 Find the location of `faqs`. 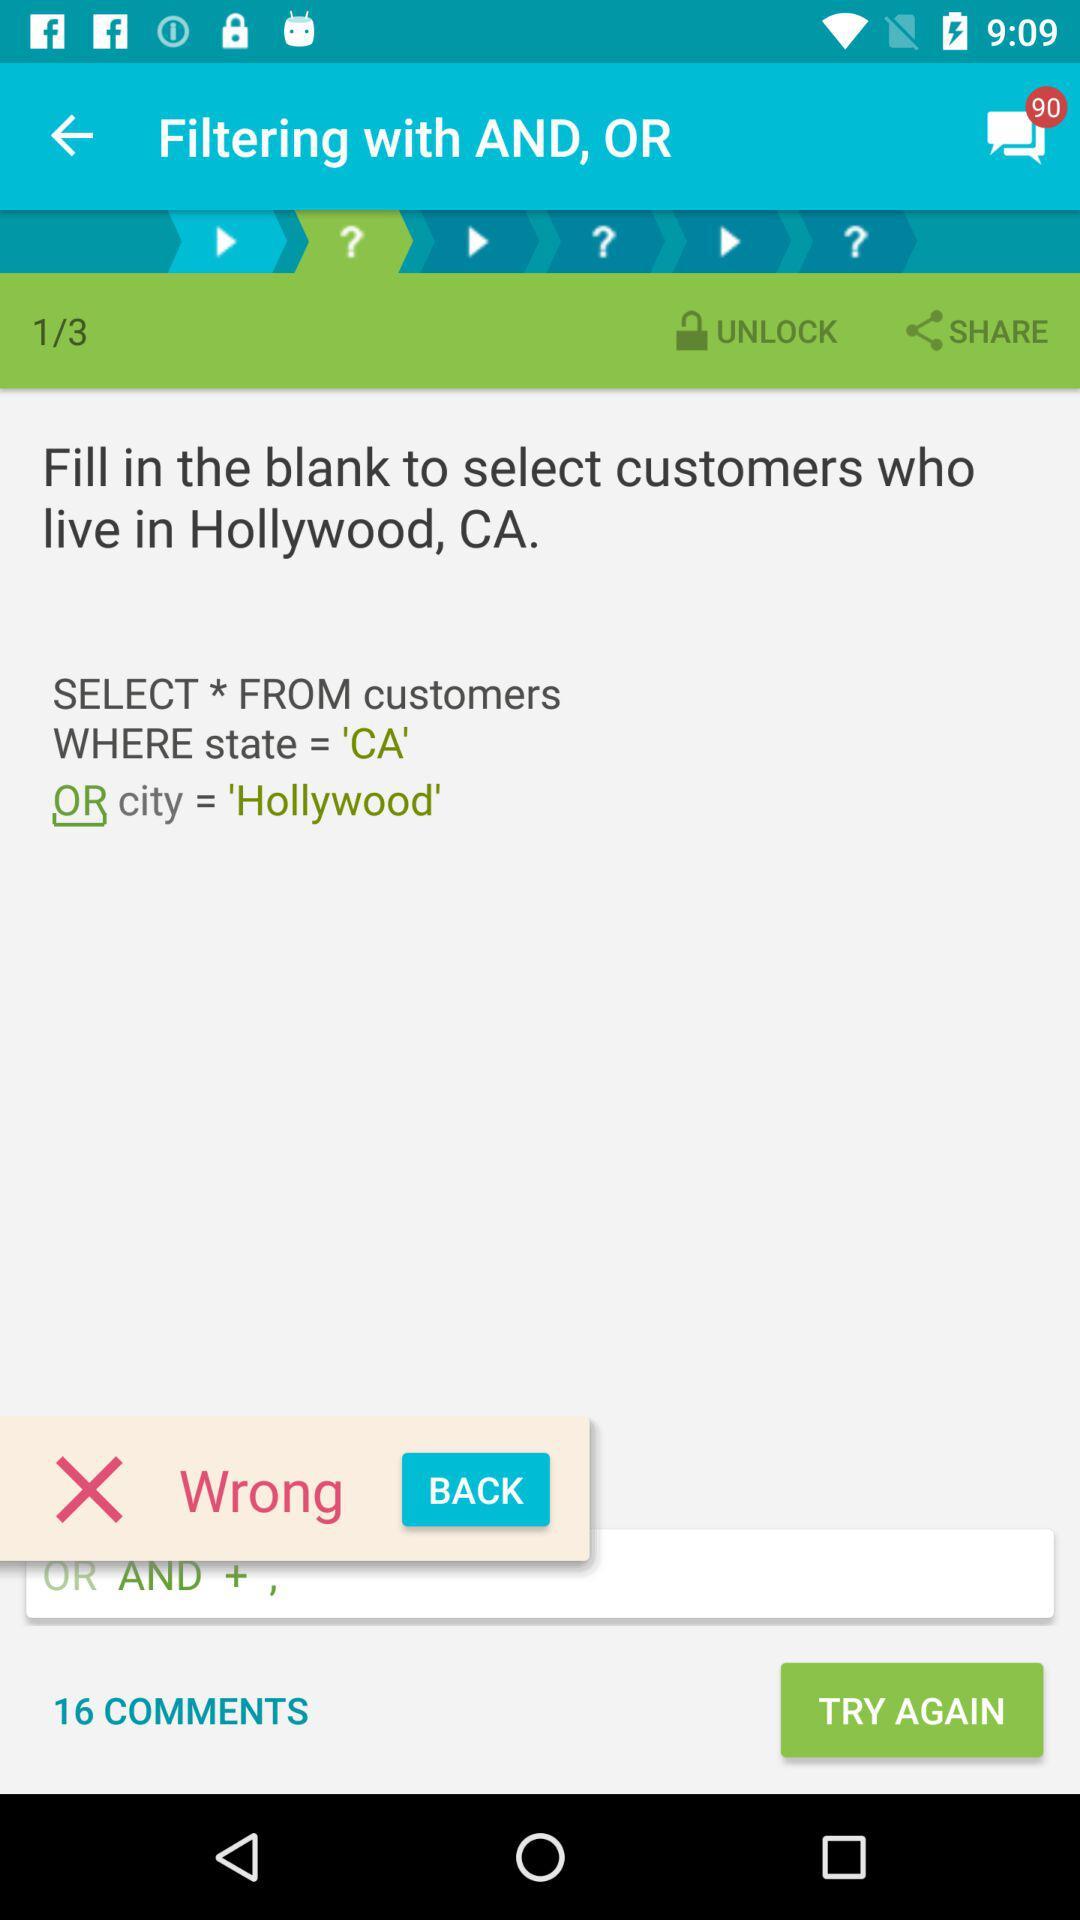

faqs is located at coordinates (855, 240).